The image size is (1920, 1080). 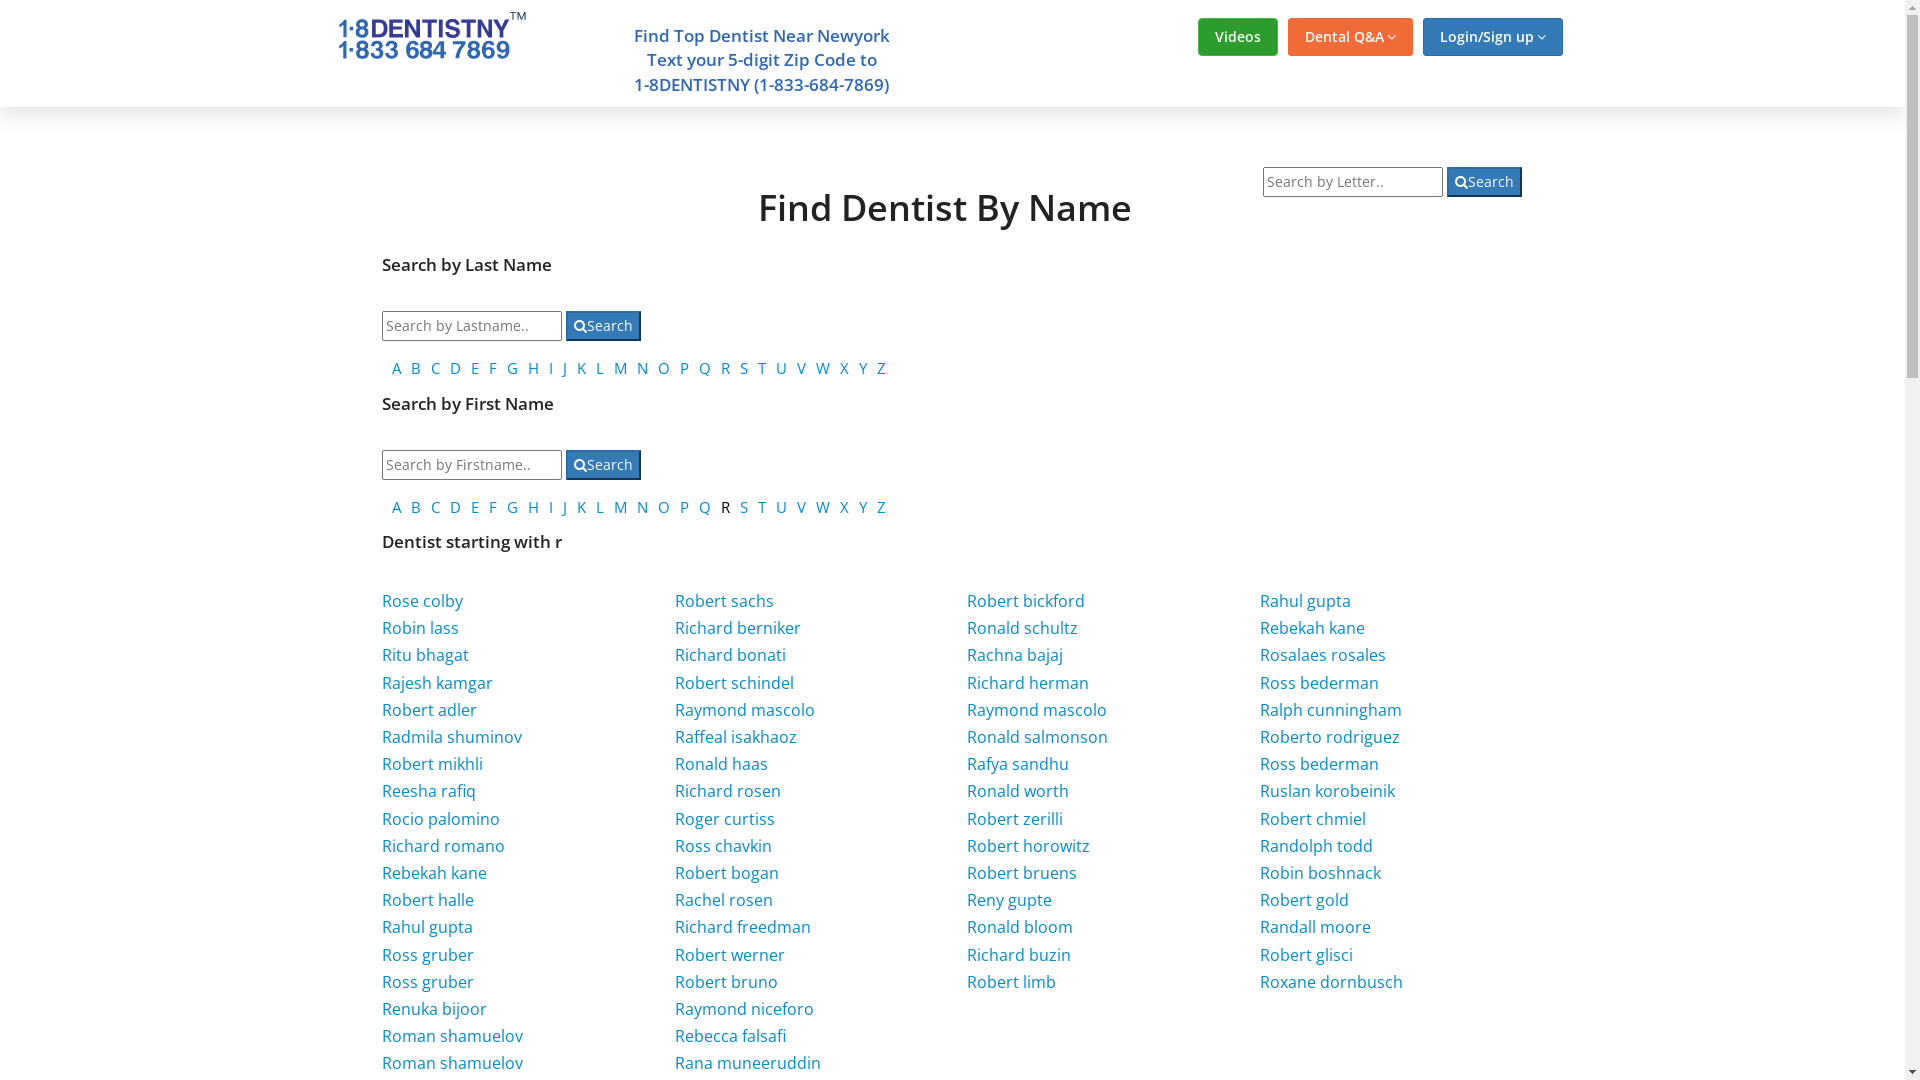 I want to click on 'Search', so click(x=602, y=325).